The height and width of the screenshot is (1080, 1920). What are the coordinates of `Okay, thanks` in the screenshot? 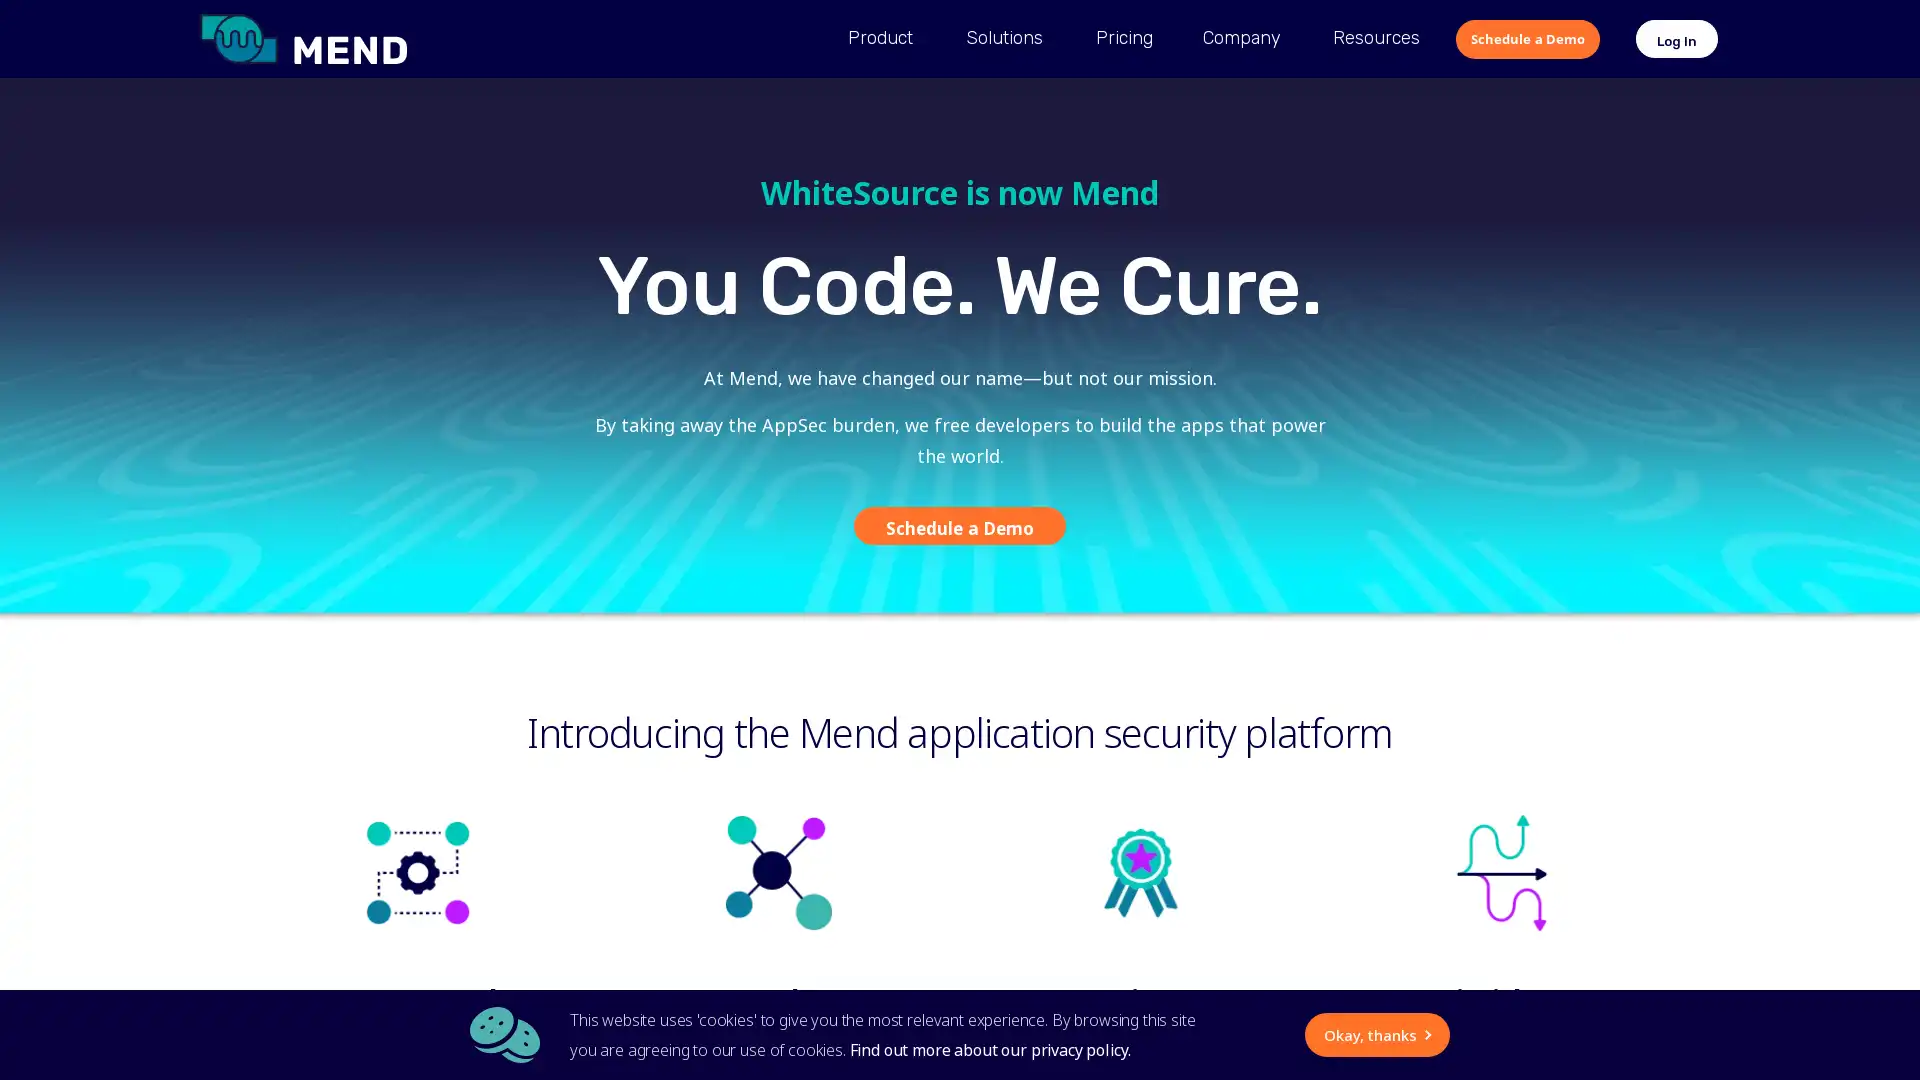 It's located at (1187, 1034).